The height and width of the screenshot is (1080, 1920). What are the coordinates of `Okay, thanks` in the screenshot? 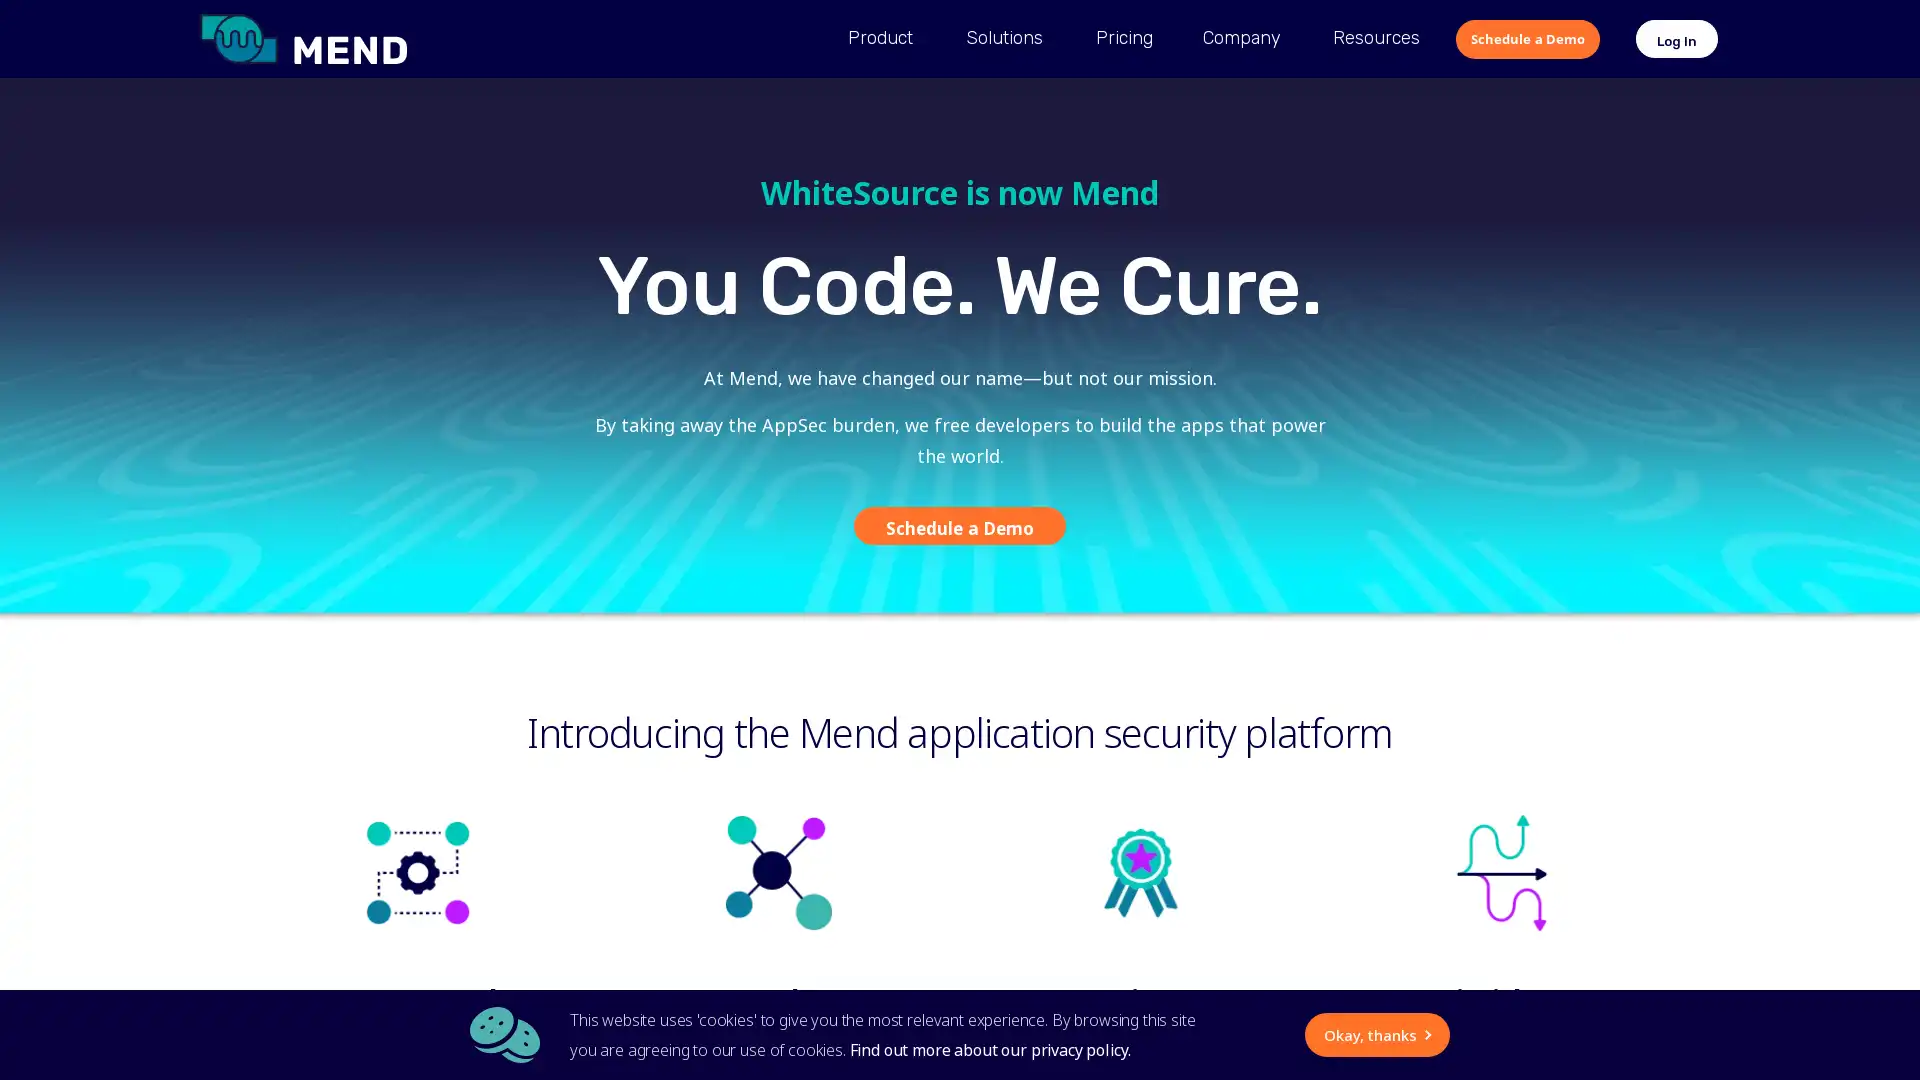 It's located at (1187, 1034).